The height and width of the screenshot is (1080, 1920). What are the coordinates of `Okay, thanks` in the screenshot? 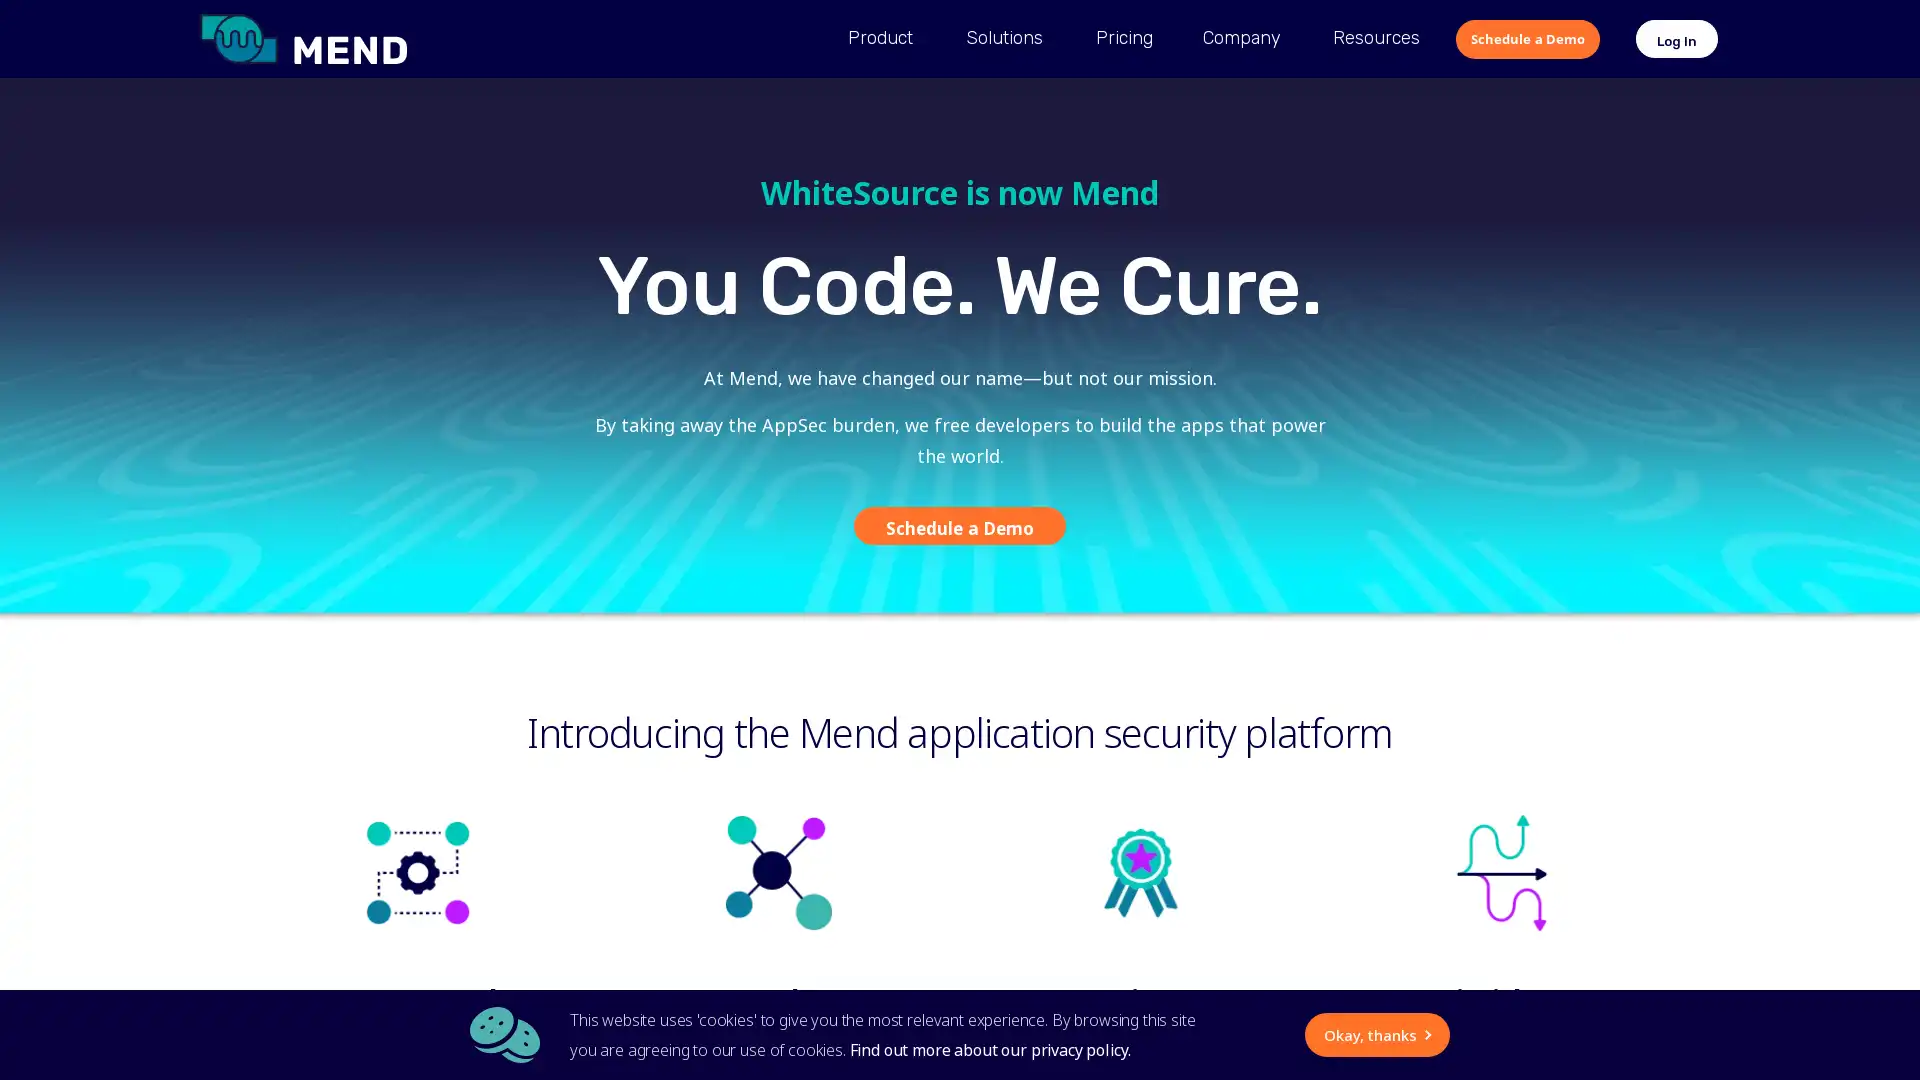 It's located at (1187, 1034).